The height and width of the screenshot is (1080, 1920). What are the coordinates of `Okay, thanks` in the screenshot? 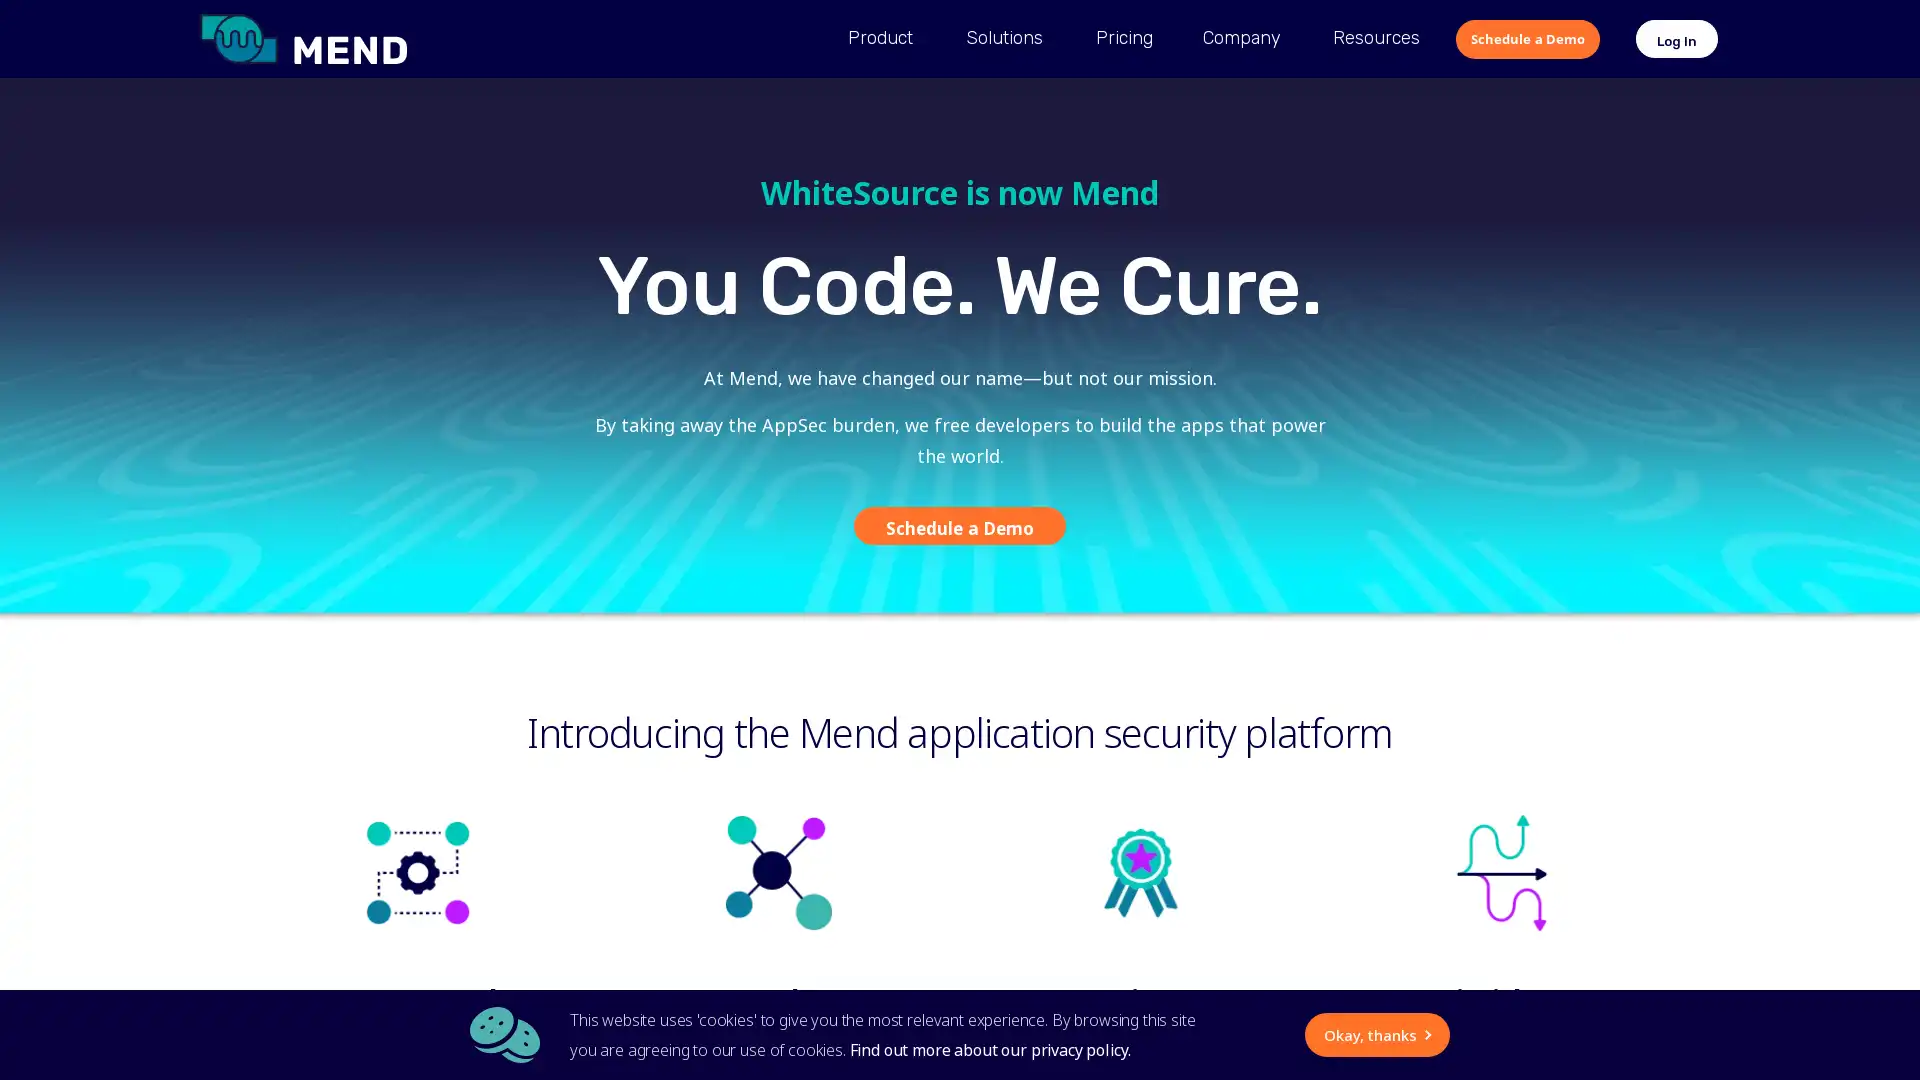 It's located at (1187, 1034).